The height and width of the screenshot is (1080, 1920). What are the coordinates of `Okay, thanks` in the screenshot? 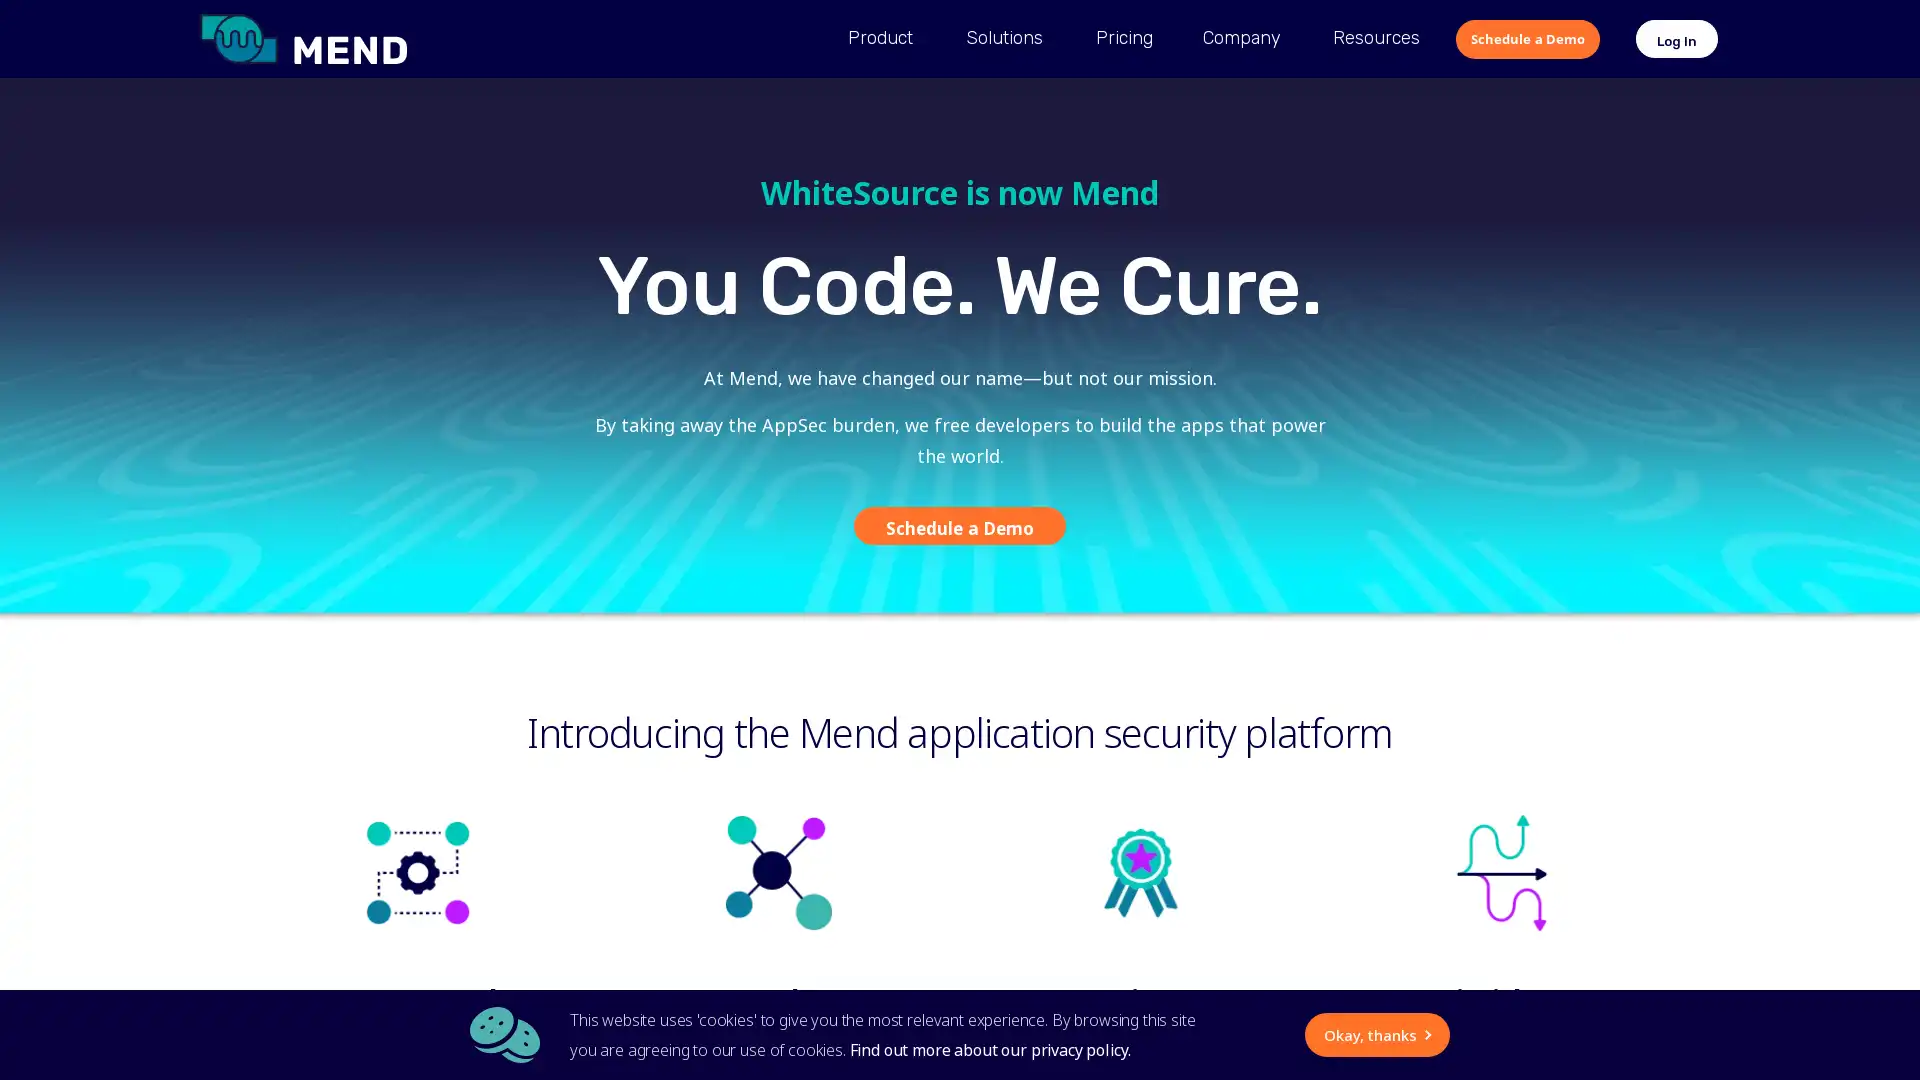 It's located at (1187, 1034).